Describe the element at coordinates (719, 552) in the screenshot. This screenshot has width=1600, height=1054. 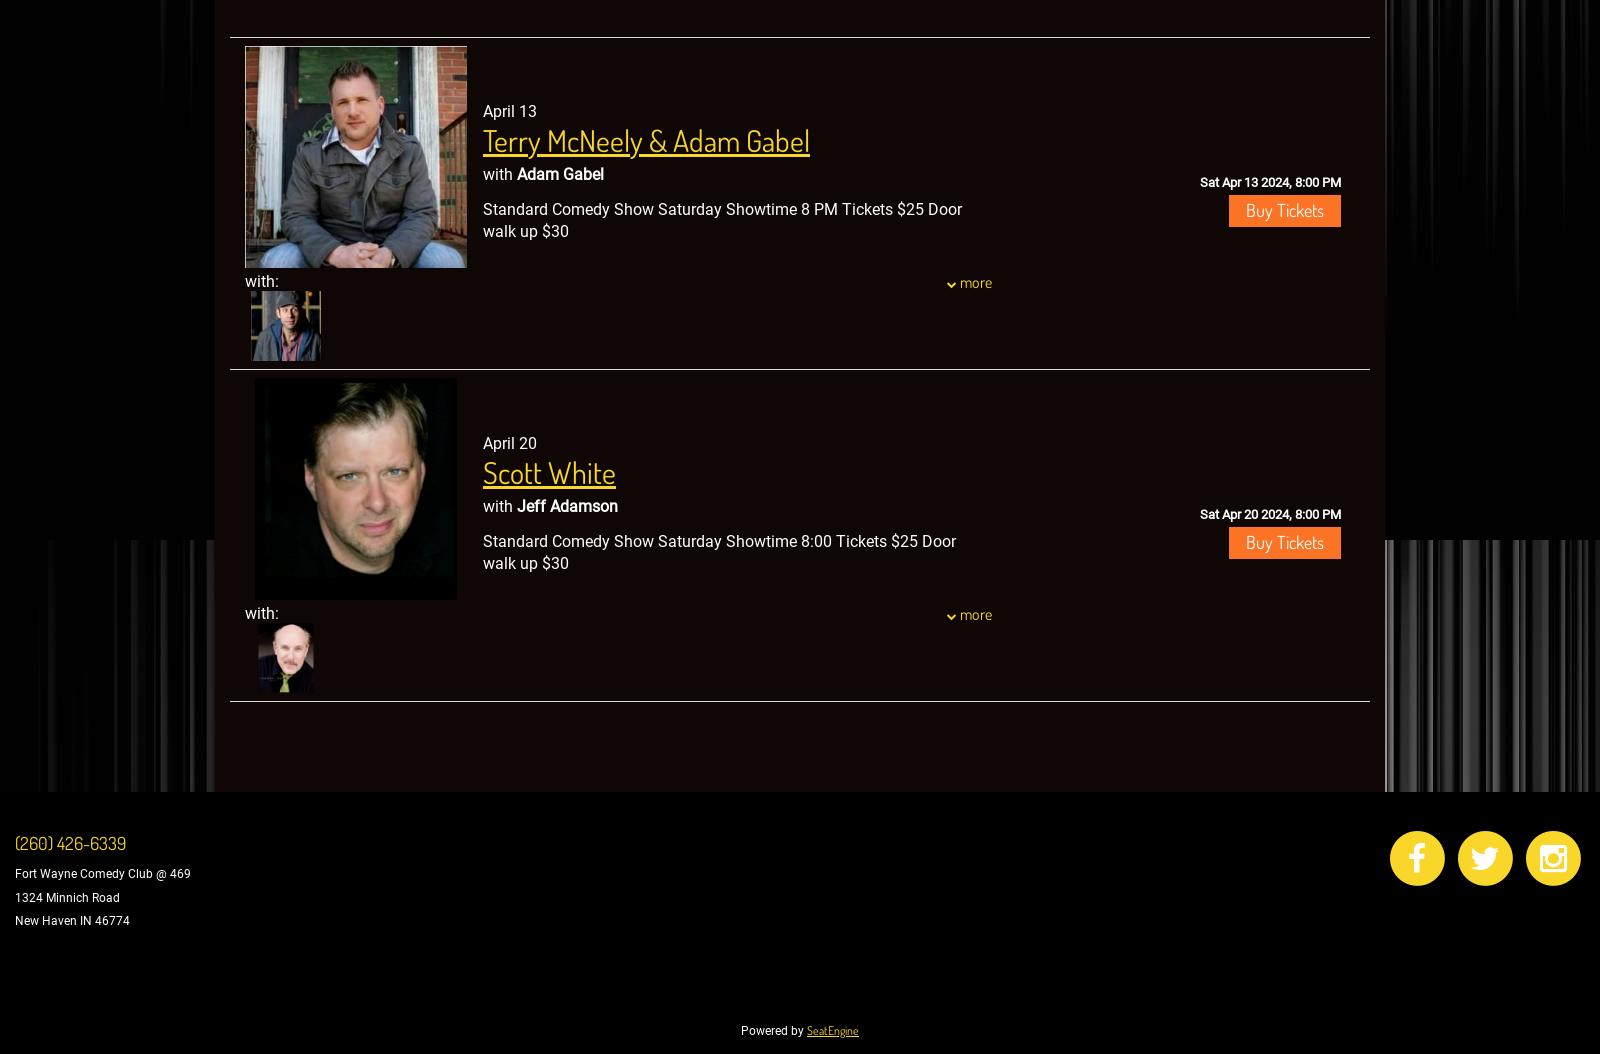
I see `'Standard Comedy Show Saturday Showtime 8:00 Tickets $25 Door walk up $30'` at that location.